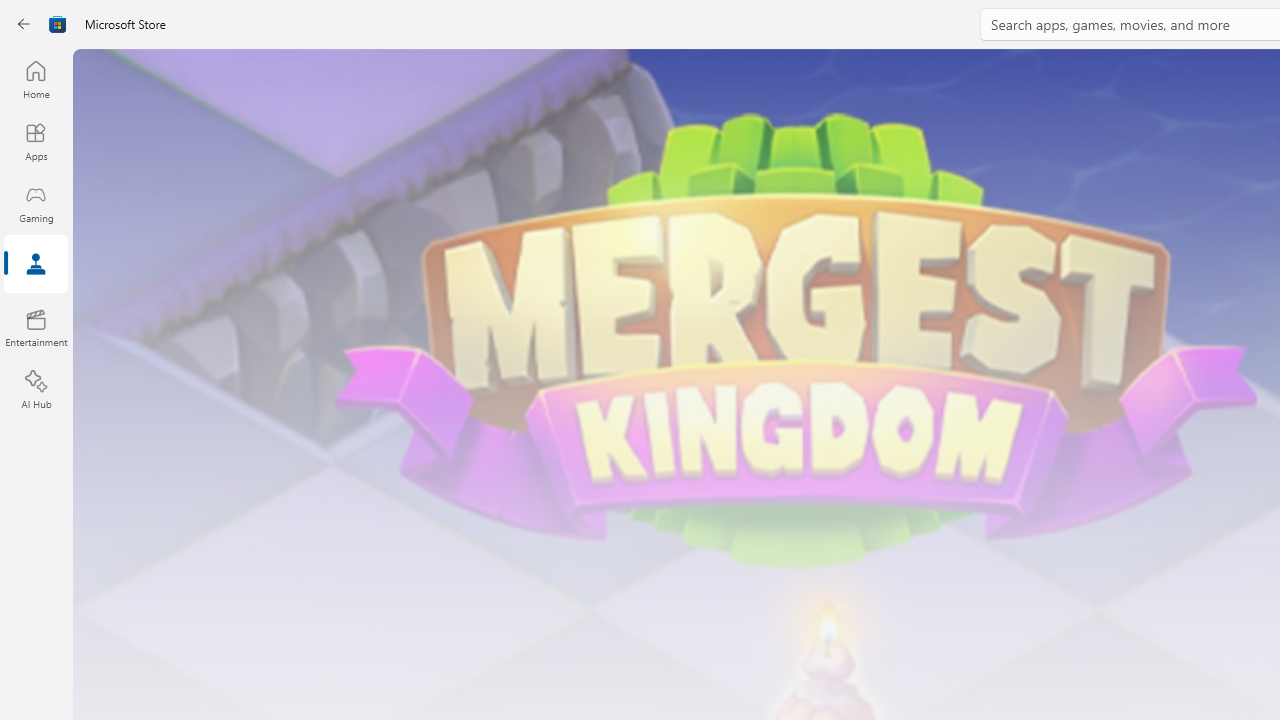 This screenshot has height=720, width=1280. What do you see at coordinates (24, 24) in the screenshot?
I see `'Back'` at bounding box center [24, 24].